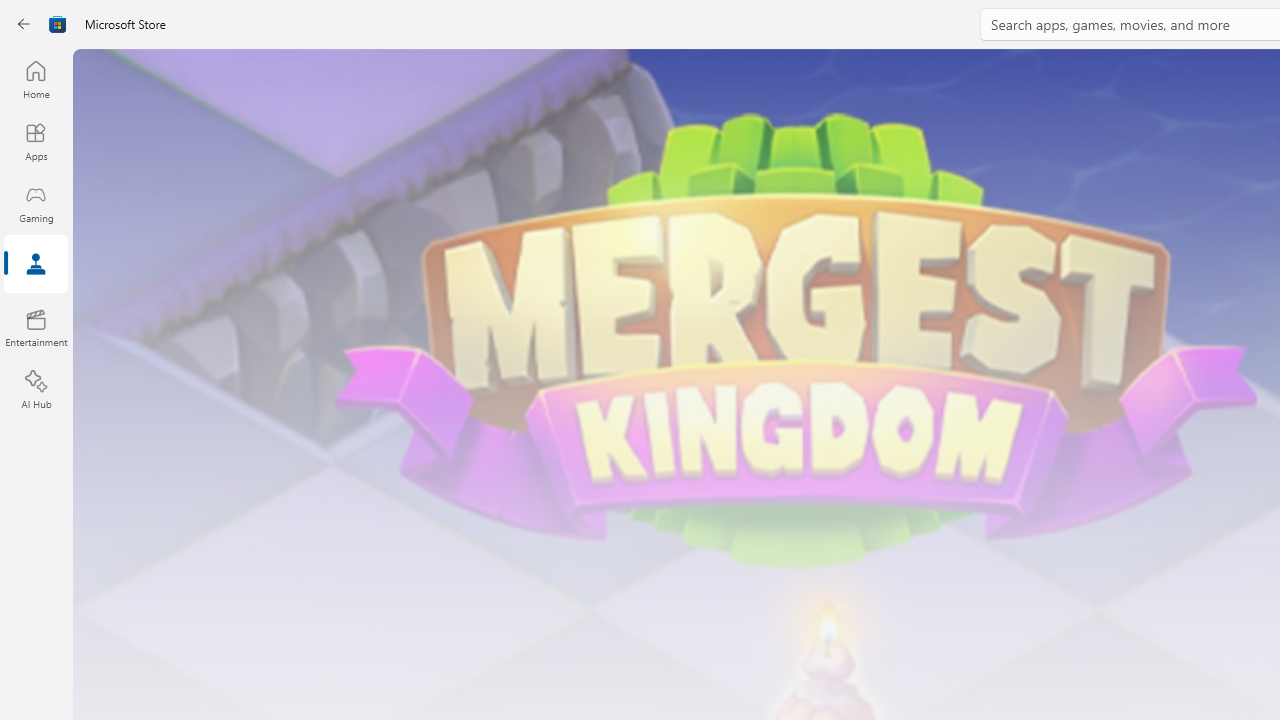 This screenshot has height=720, width=1280. What do you see at coordinates (24, 24) in the screenshot?
I see `'Back'` at bounding box center [24, 24].